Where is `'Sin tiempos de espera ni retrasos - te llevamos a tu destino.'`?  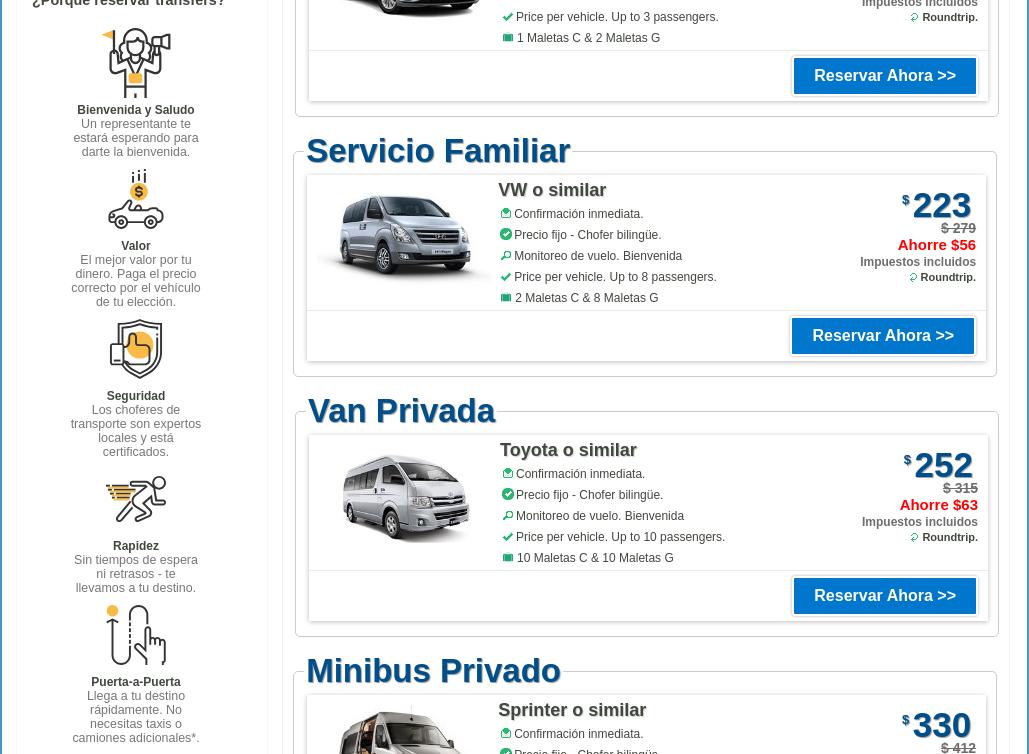 'Sin tiempos de espera ni retrasos - te llevamos a tu destino.' is located at coordinates (134, 573).